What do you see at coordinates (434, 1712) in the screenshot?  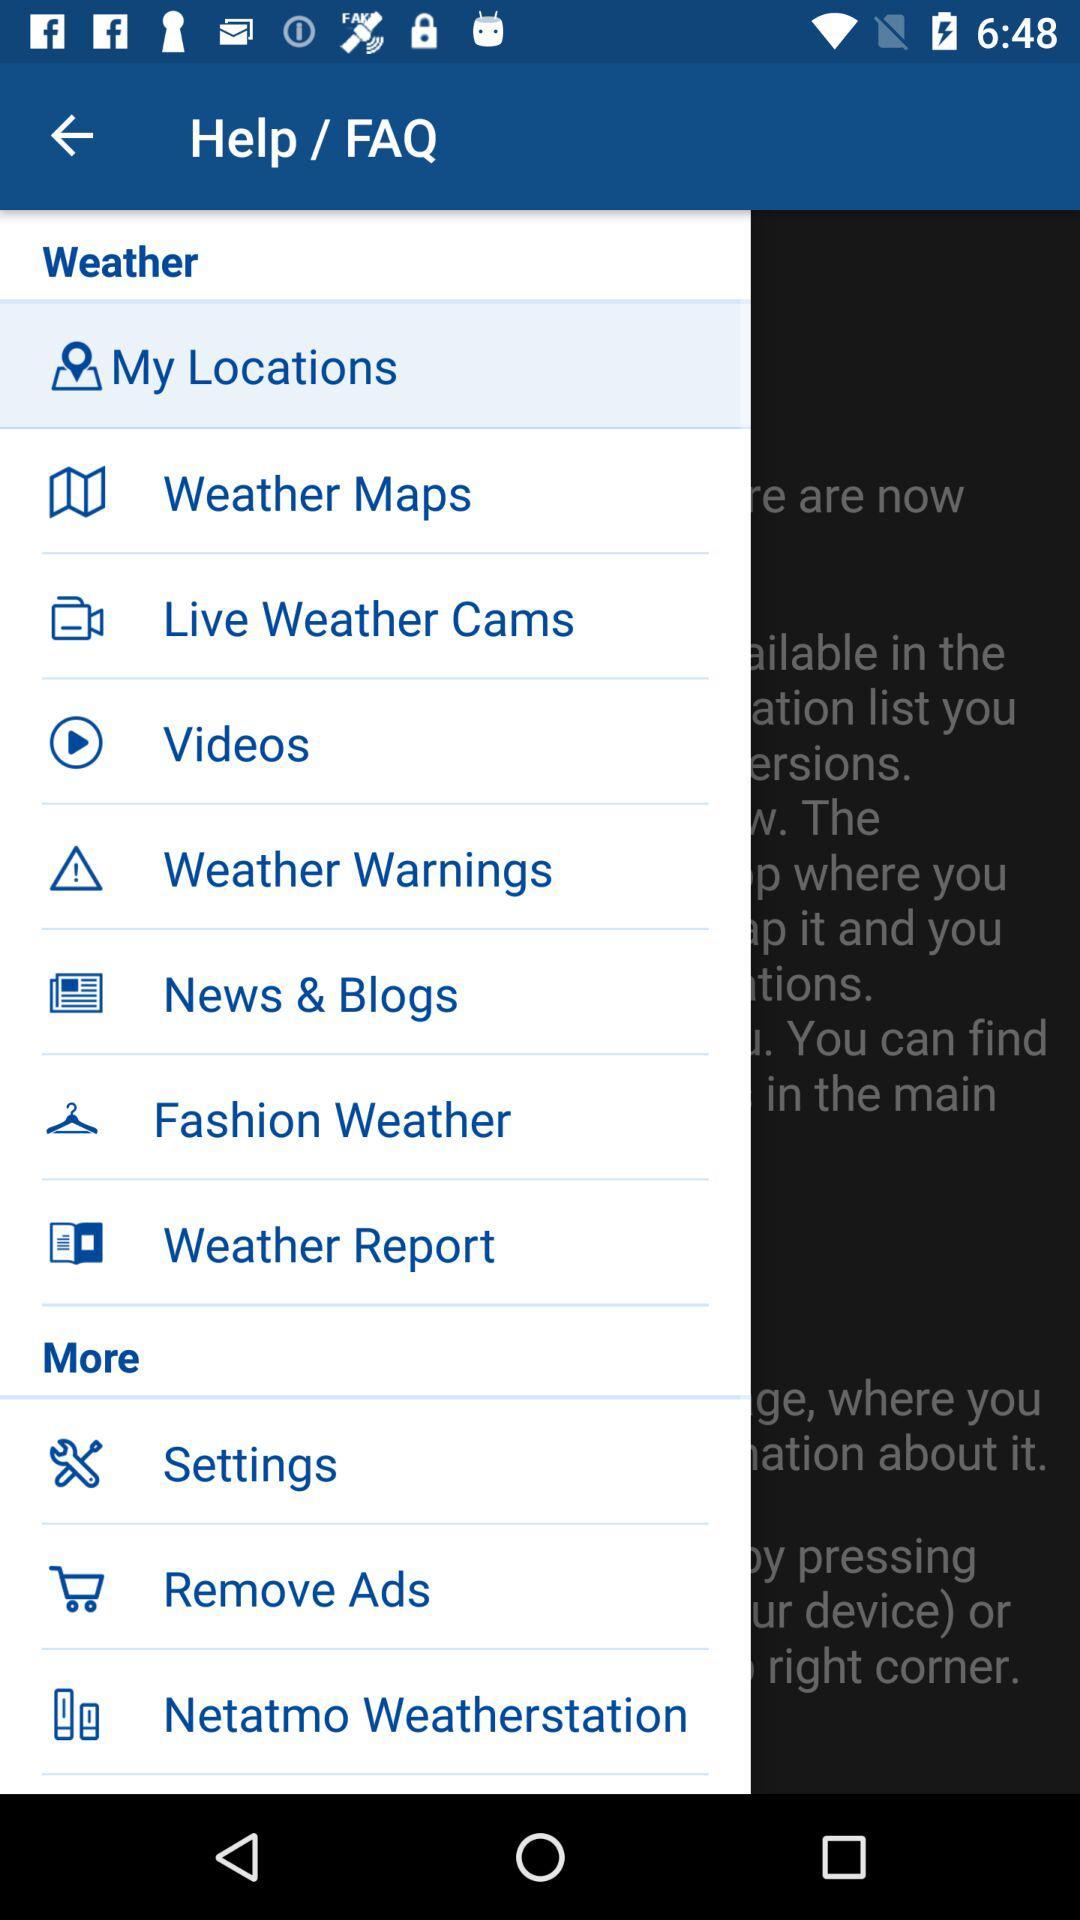 I see `netatmo weatherstation` at bounding box center [434, 1712].